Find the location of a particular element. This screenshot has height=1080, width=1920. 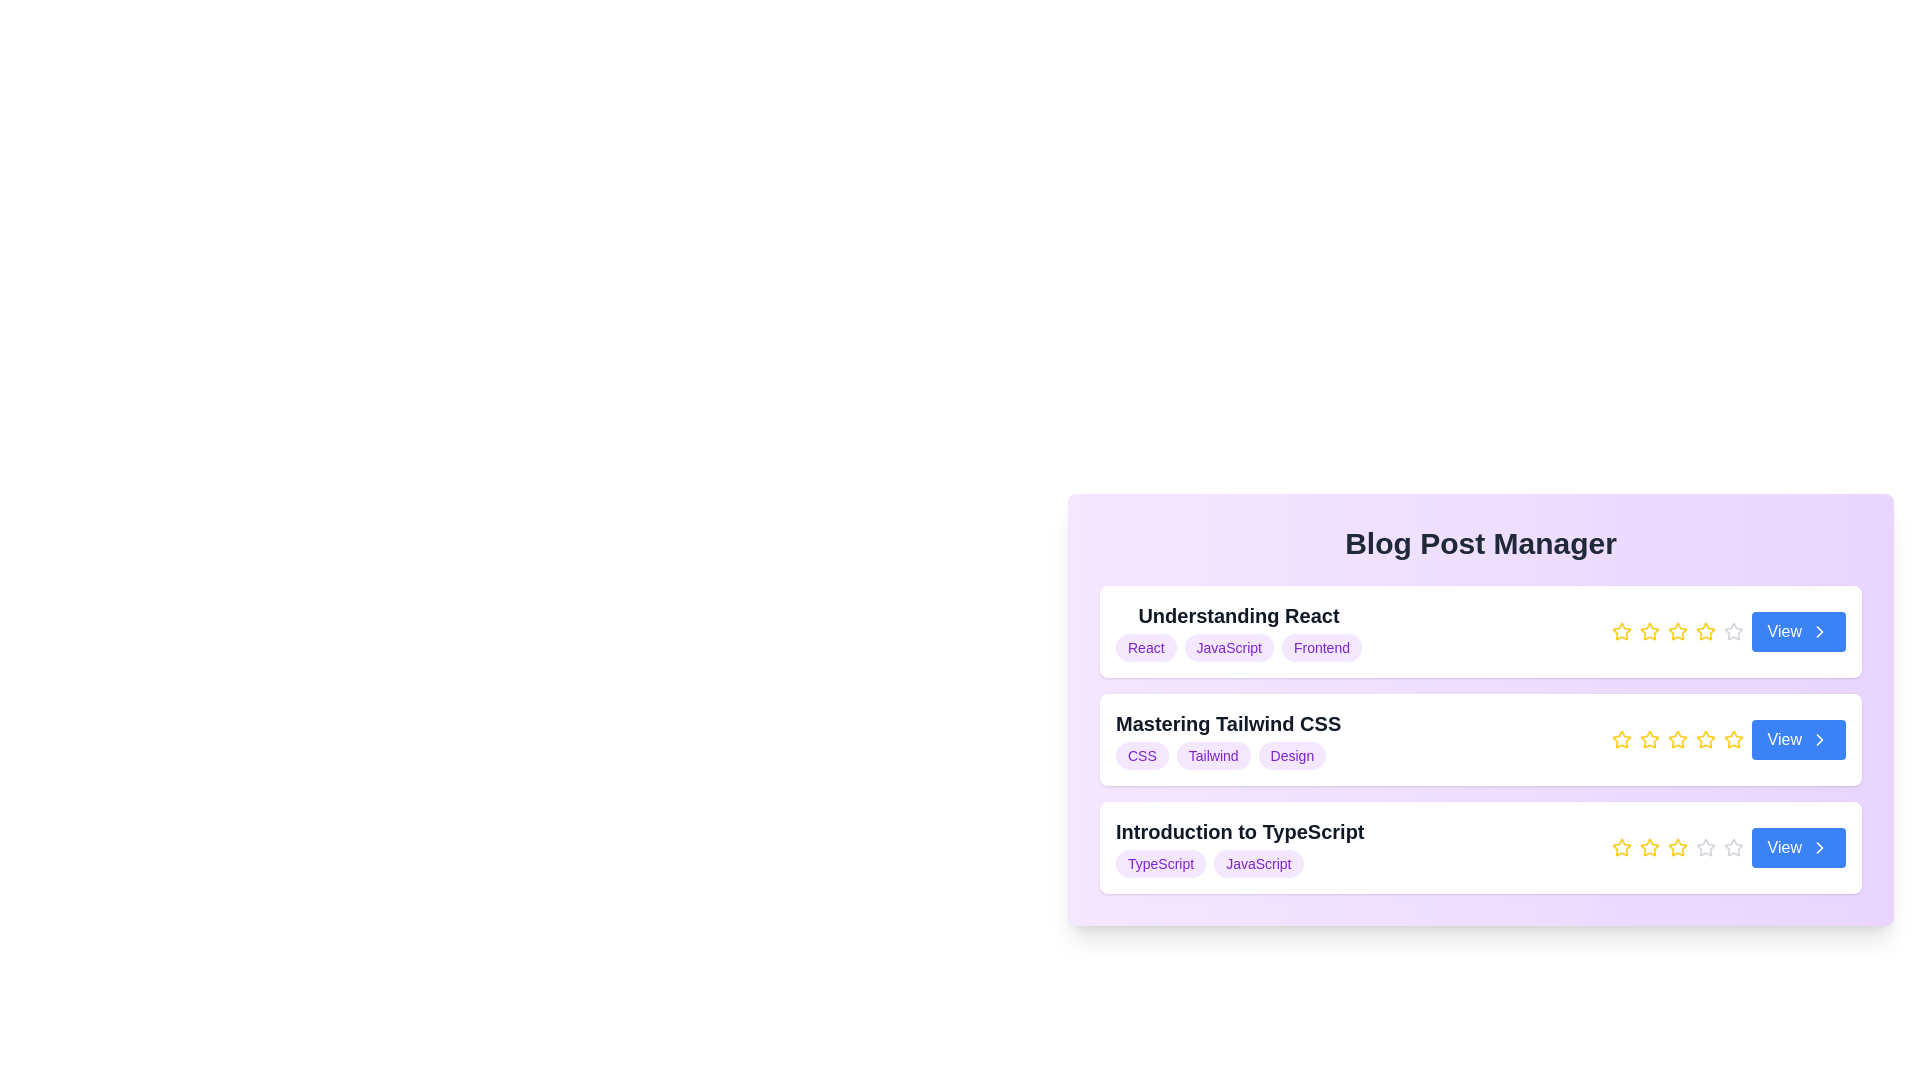

the fifth star-shaped icon in the rating section under 'Introduction to TypeScript' is located at coordinates (1732, 848).